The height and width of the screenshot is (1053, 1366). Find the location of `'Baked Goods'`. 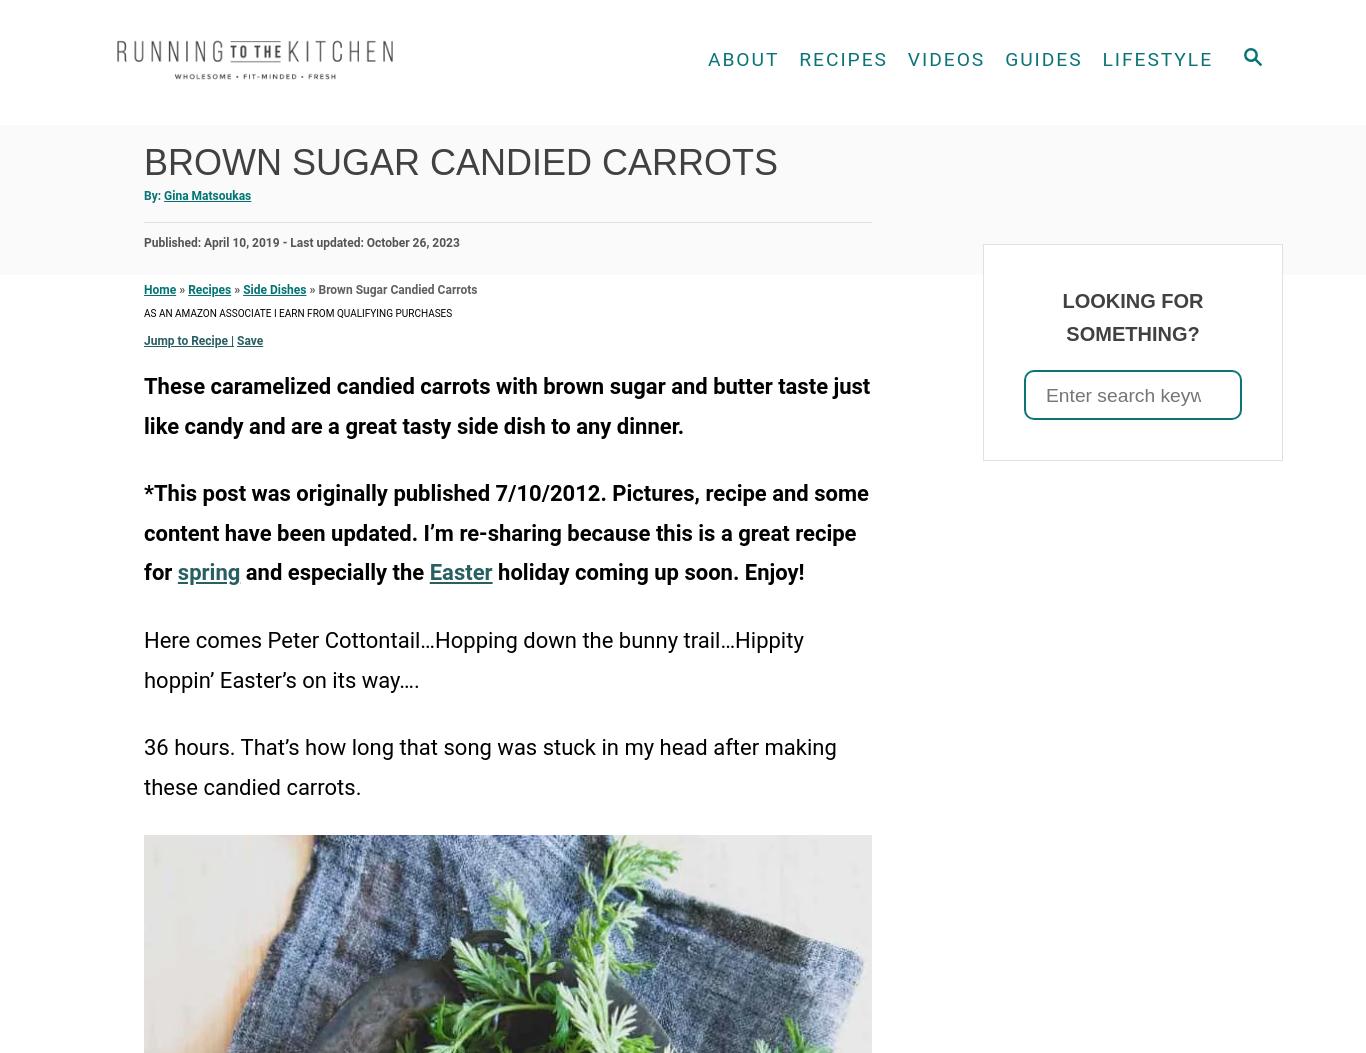

'Baked Goods' is located at coordinates (746, 202).